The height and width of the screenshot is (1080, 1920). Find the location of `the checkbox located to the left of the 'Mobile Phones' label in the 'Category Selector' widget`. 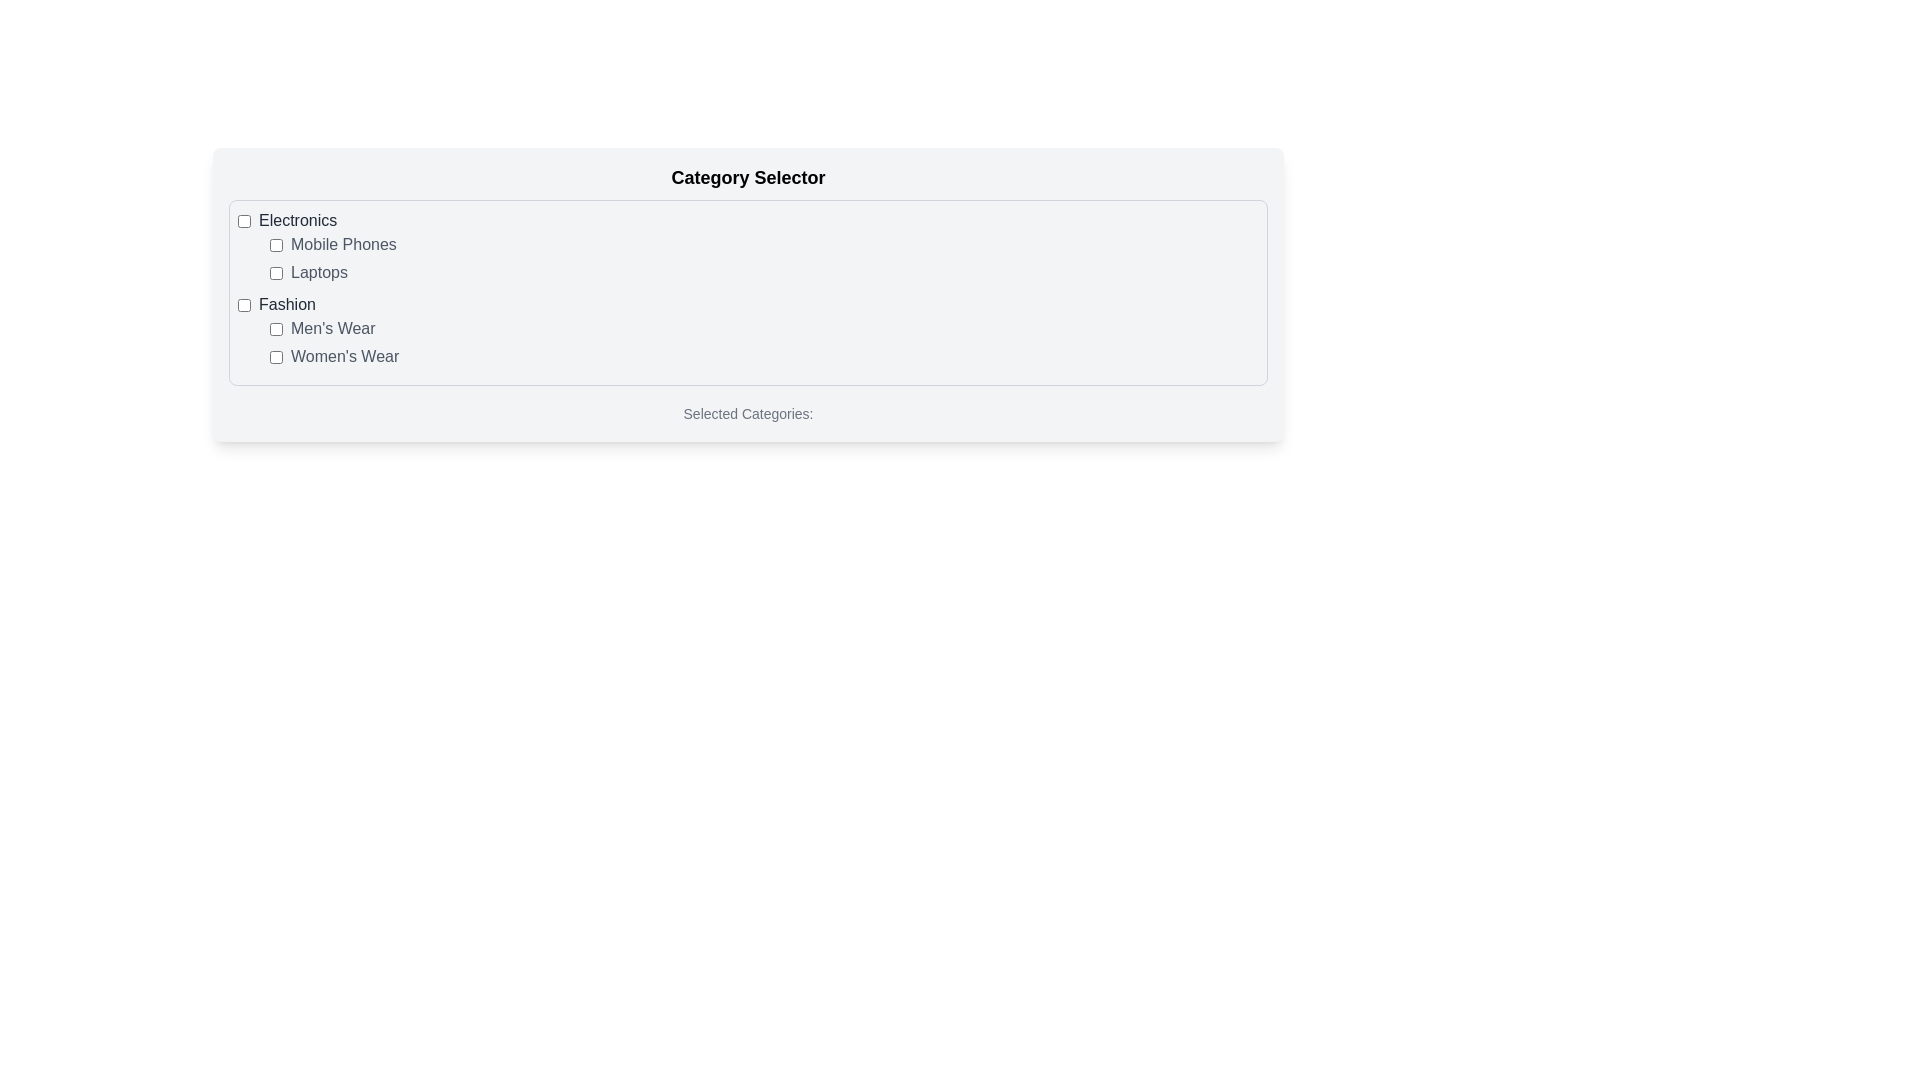

the checkbox located to the left of the 'Mobile Phones' label in the 'Category Selector' widget is located at coordinates (275, 244).